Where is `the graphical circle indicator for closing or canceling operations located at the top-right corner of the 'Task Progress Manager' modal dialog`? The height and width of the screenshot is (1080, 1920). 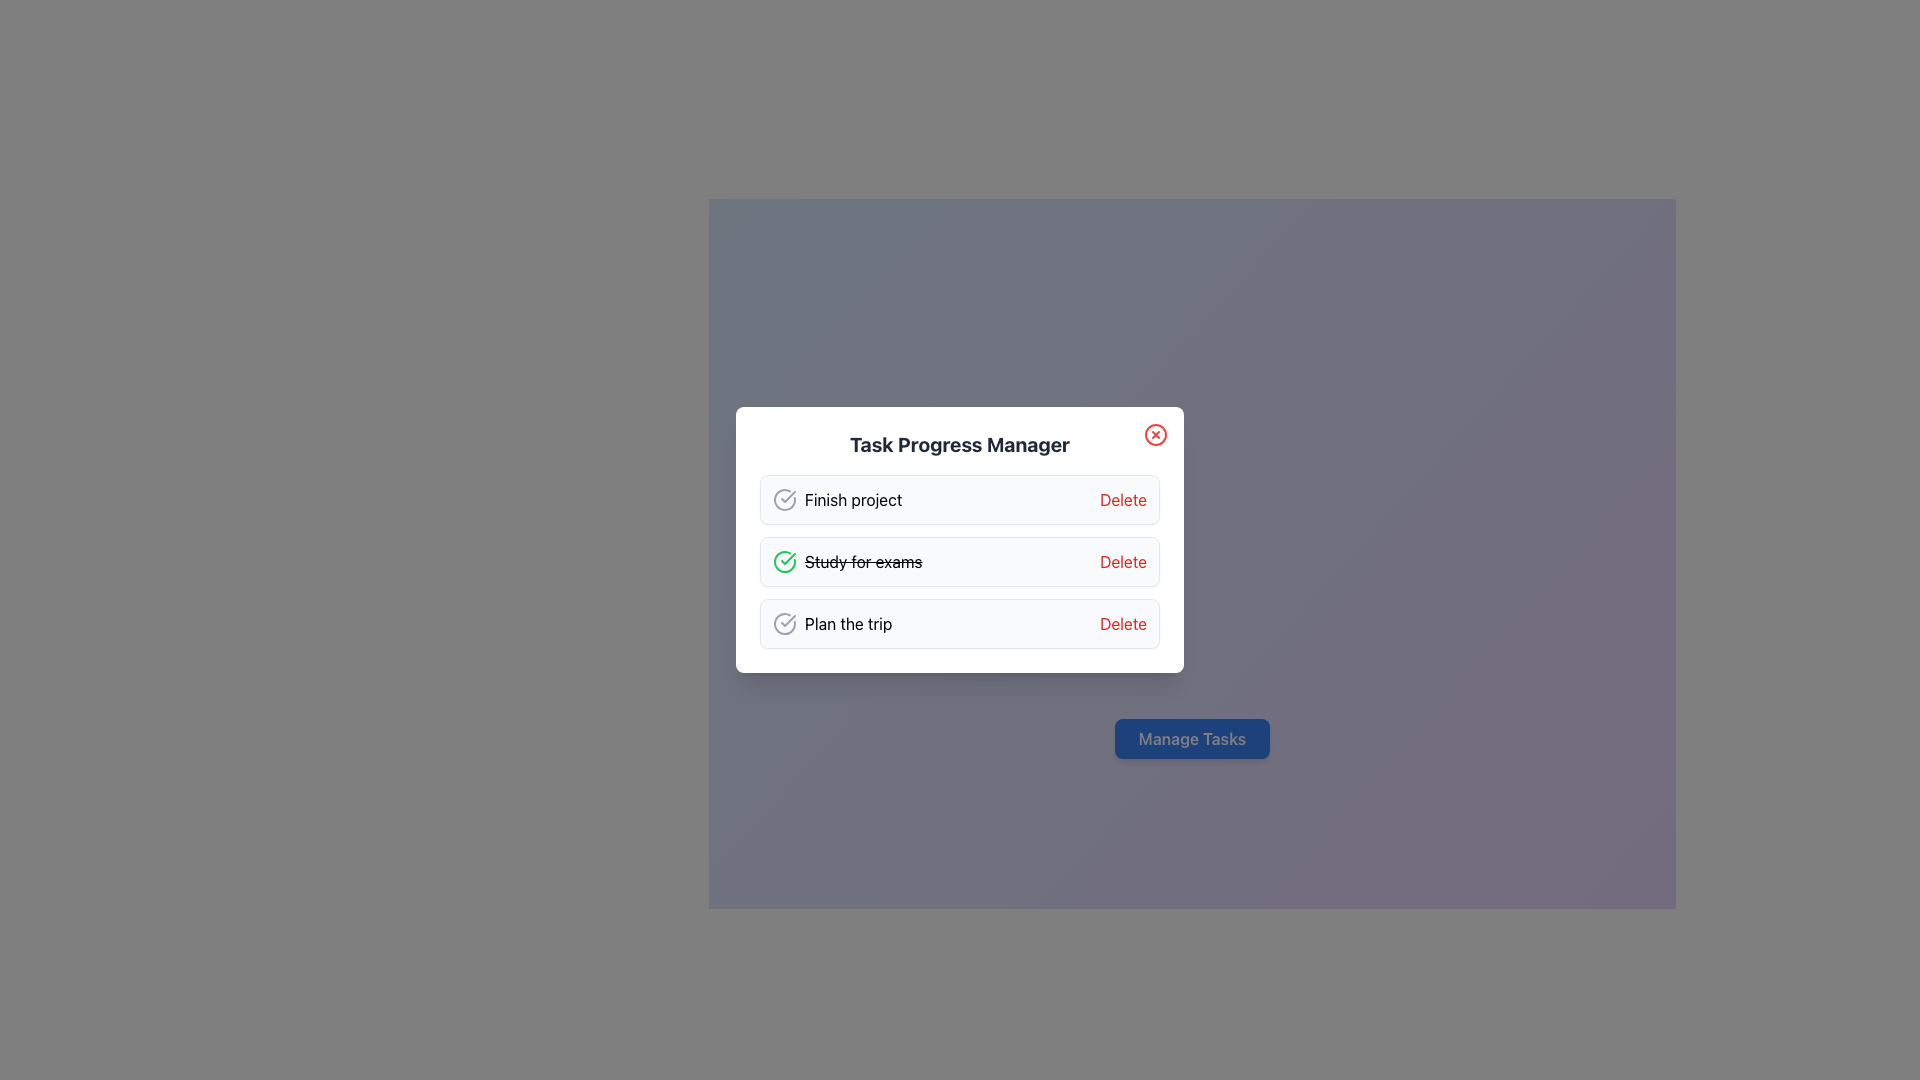 the graphical circle indicator for closing or canceling operations located at the top-right corner of the 'Task Progress Manager' modal dialog is located at coordinates (1156, 434).